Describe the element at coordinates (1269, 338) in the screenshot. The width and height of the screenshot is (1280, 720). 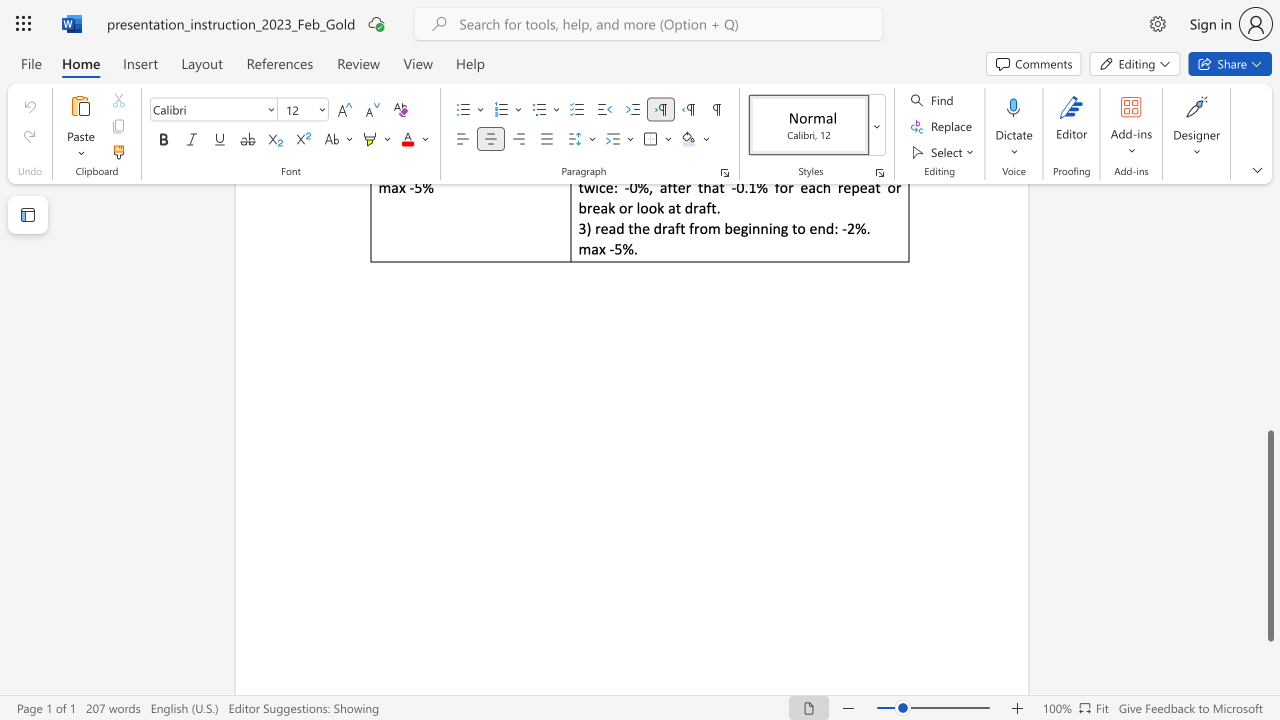
I see `the scrollbar to move the page up` at that location.